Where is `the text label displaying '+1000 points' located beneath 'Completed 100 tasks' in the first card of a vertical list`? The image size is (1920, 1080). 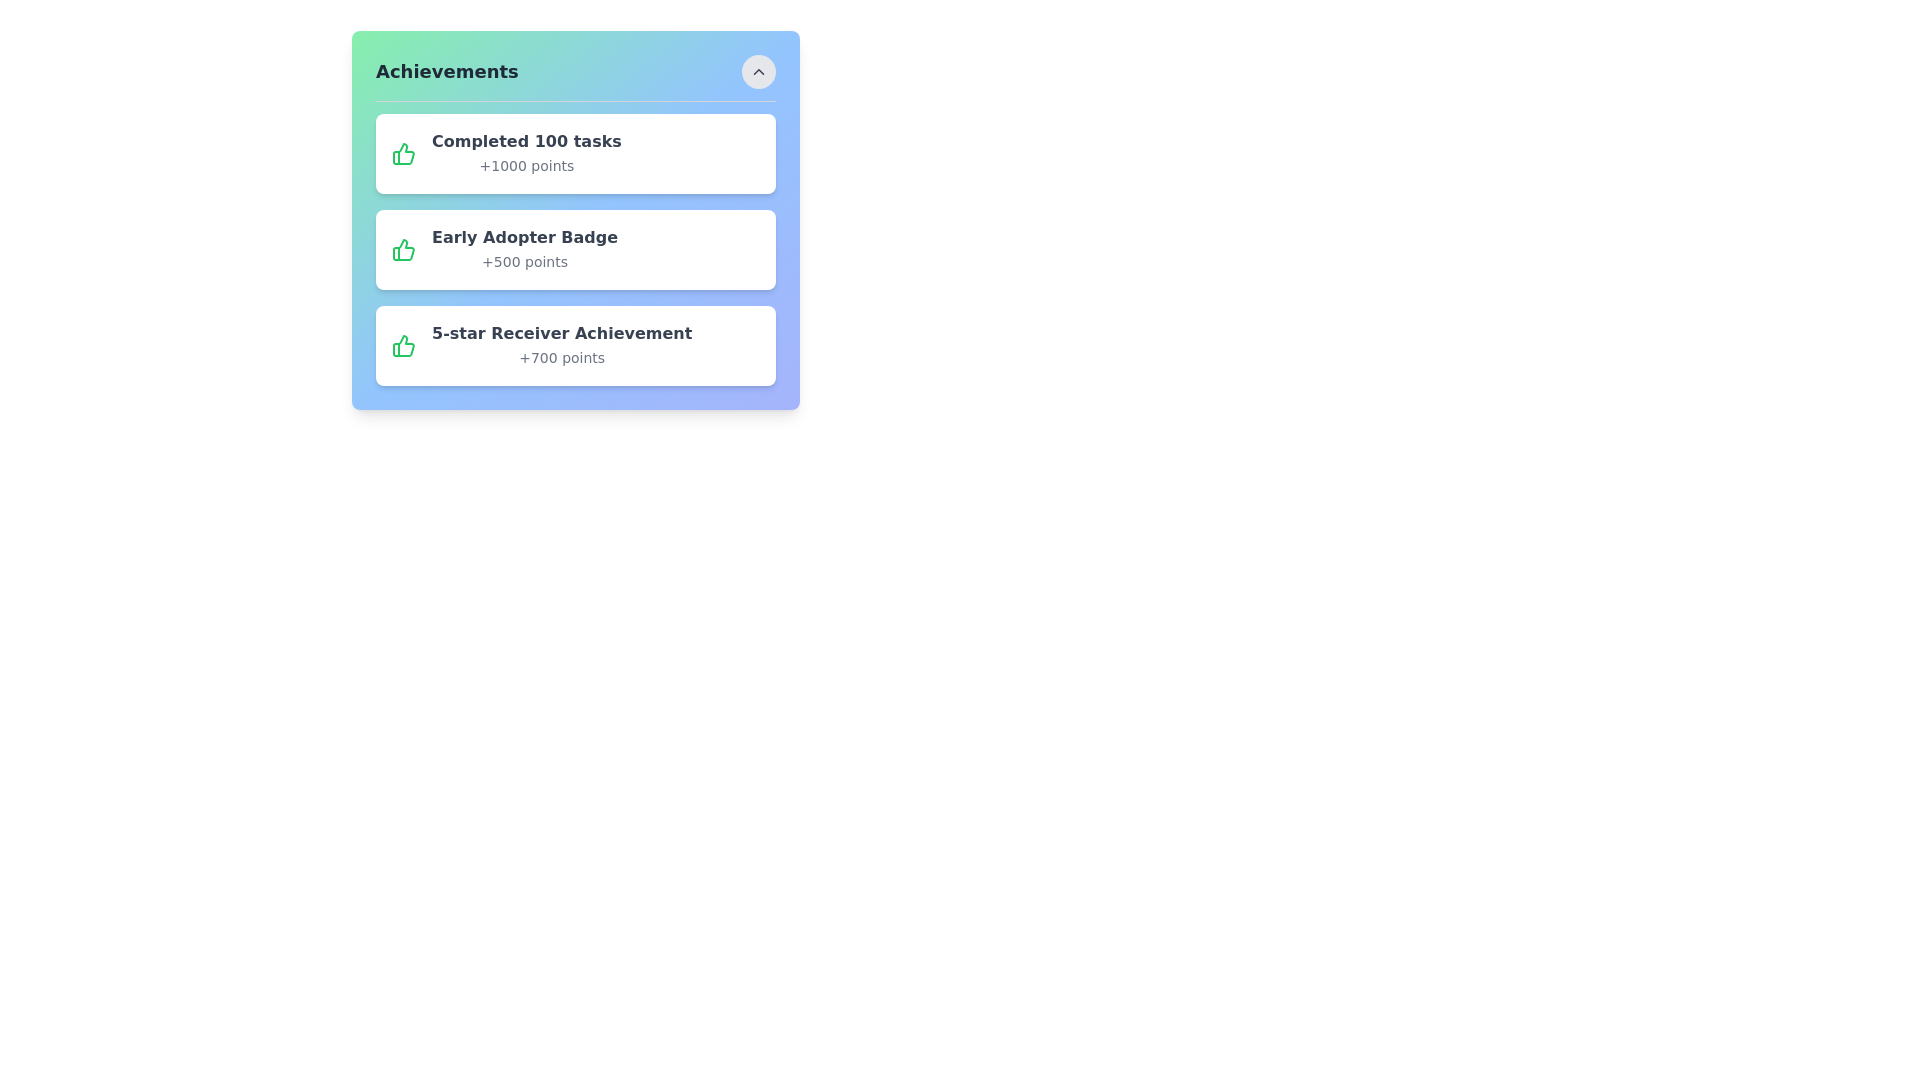
the text label displaying '+1000 points' located beneath 'Completed 100 tasks' in the first card of a vertical list is located at coordinates (526, 164).